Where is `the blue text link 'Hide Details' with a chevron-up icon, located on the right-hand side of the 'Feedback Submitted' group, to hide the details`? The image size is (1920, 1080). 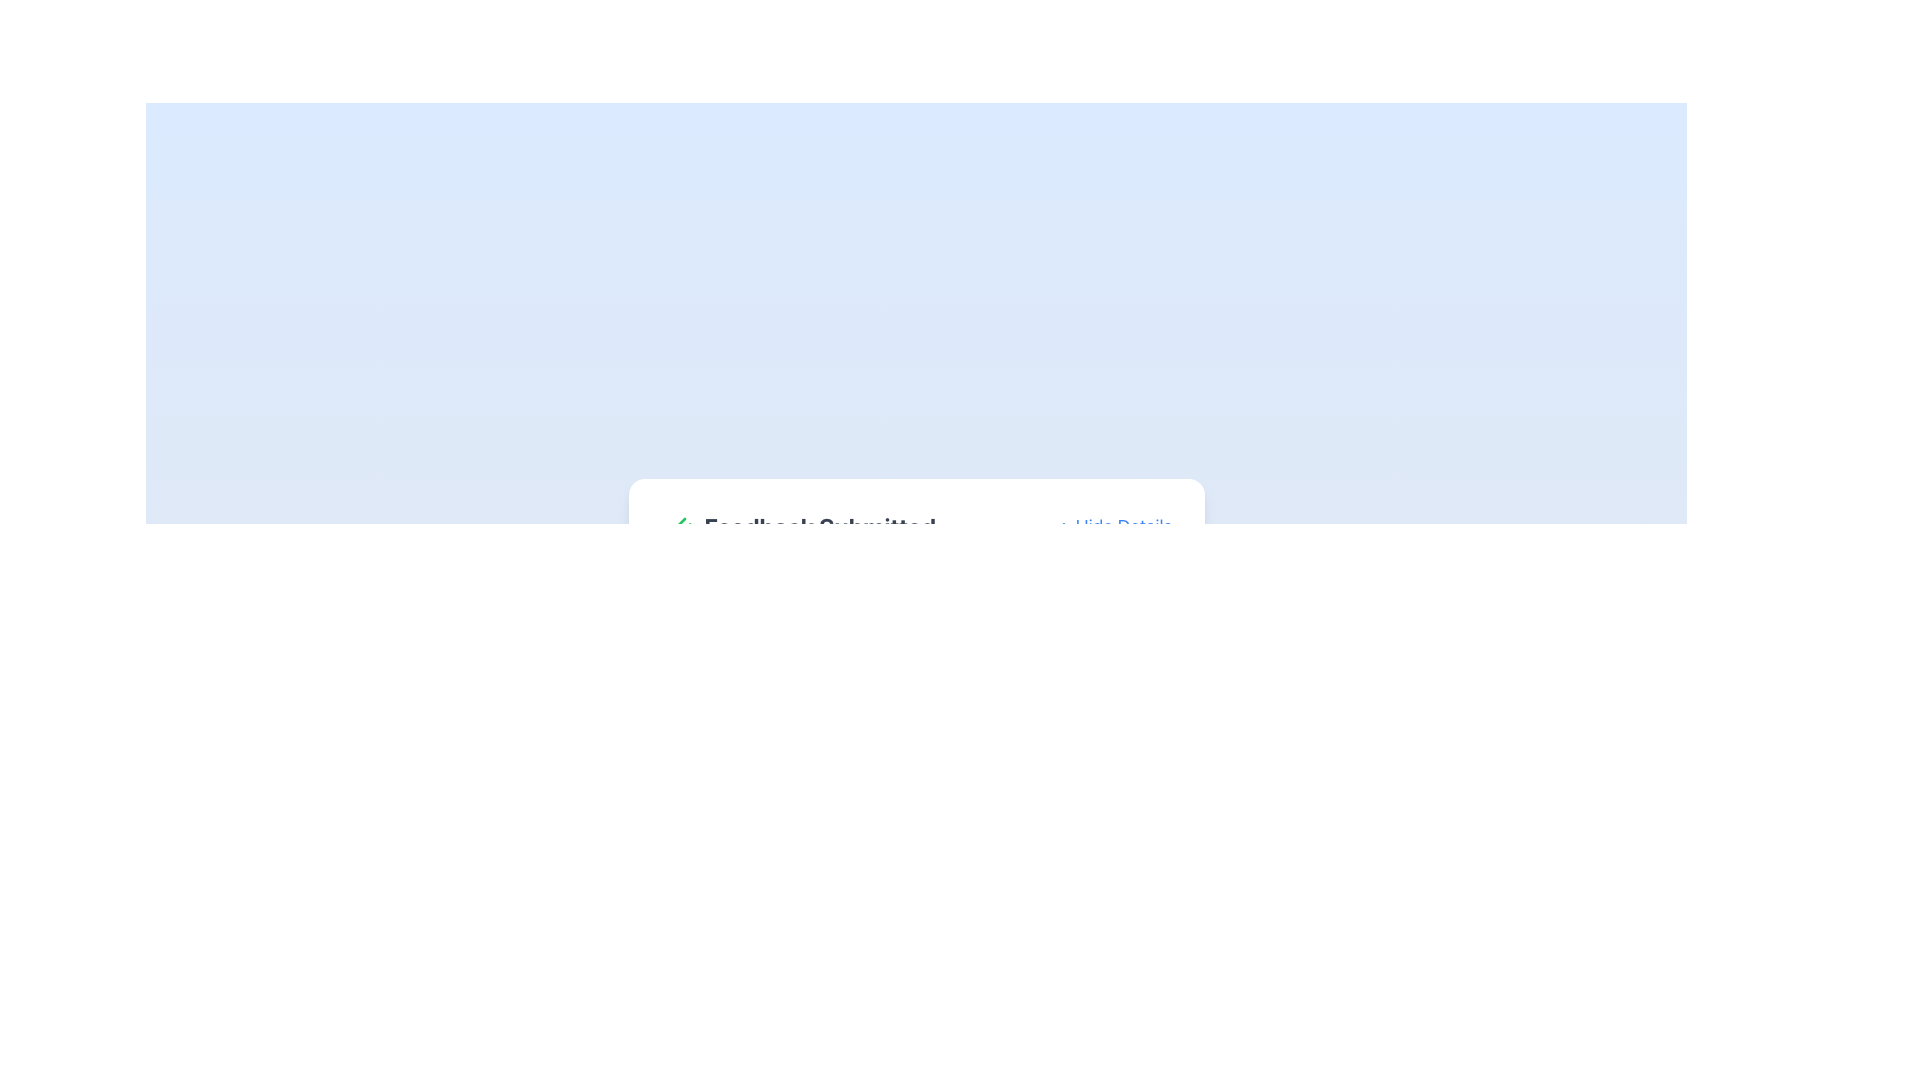
the blue text link 'Hide Details' with a chevron-up icon, located on the right-hand side of the 'Feedback Submitted' group, to hide the details is located at coordinates (1111, 525).